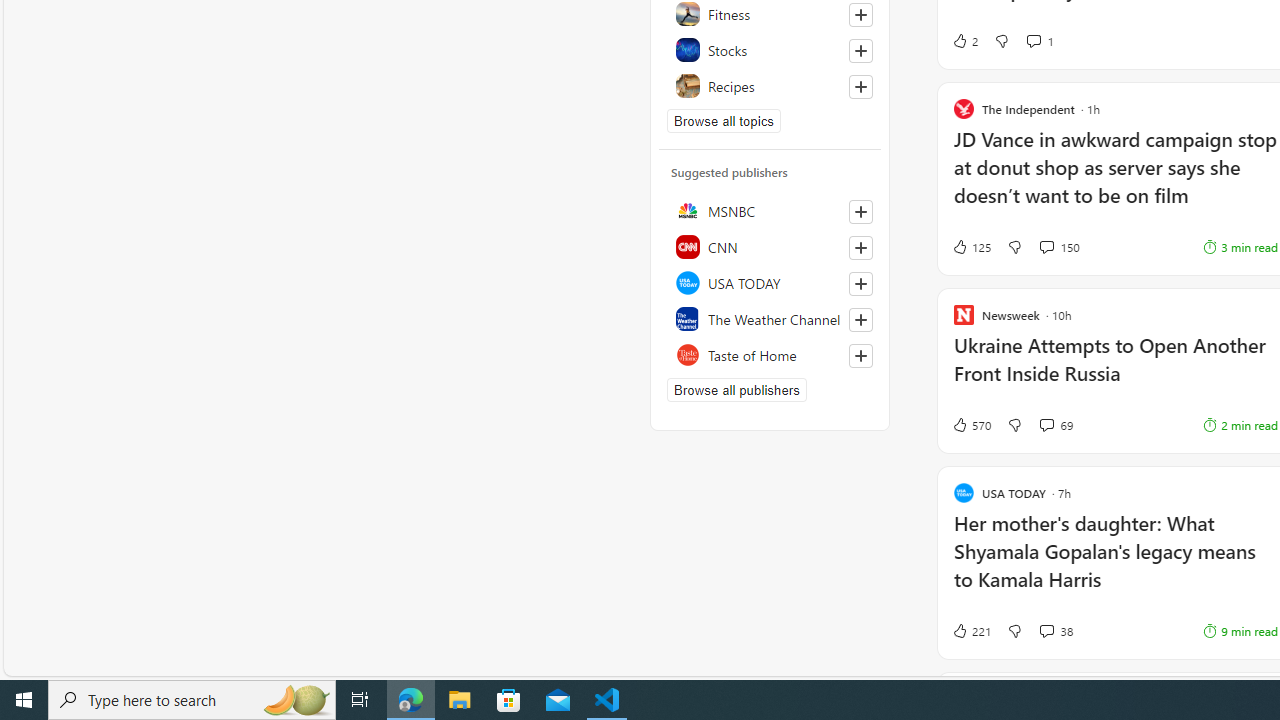 This screenshot has height=720, width=1280. What do you see at coordinates (769, 353) in the screenshot?
I see `'Taste of Home'` at bounding box center [769, 353].